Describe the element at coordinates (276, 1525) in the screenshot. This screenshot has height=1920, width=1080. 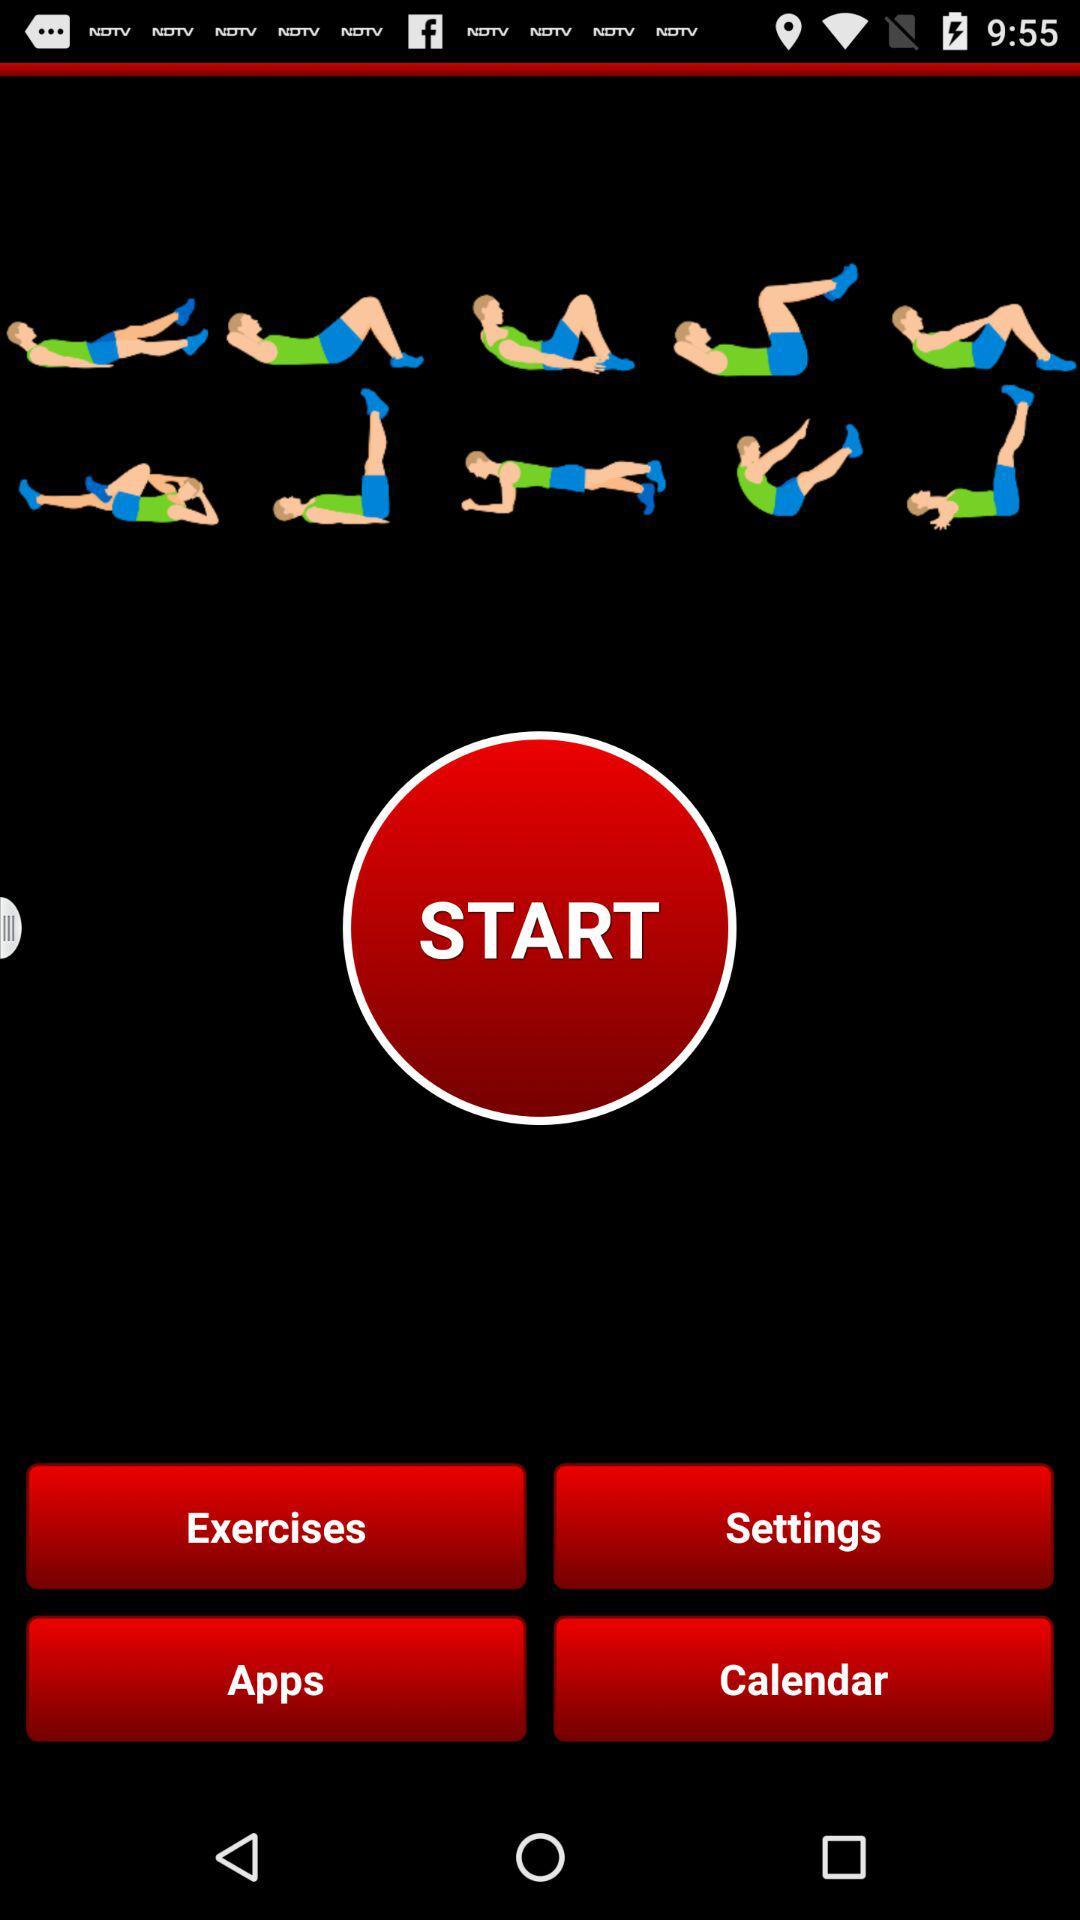
I see `item to the left of the settings button` at that location.